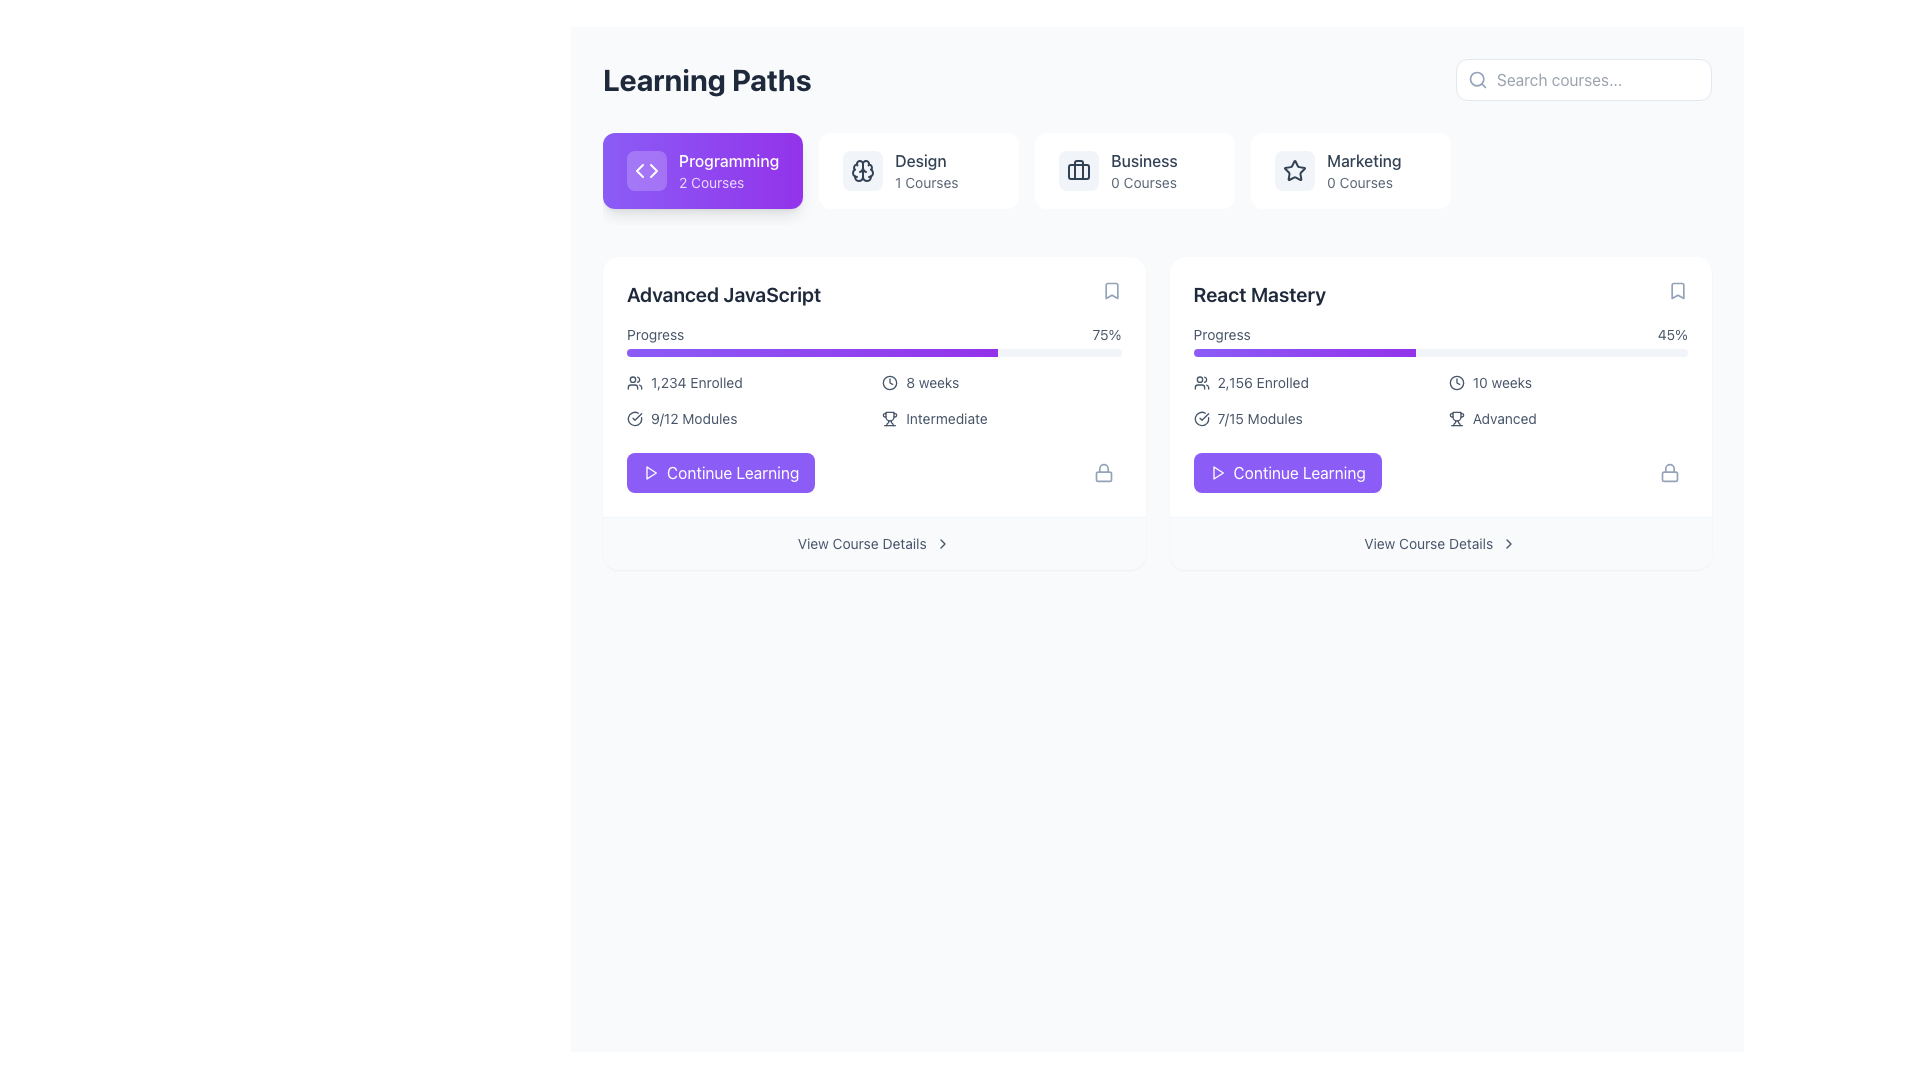 This screenshot has height=1080, width=1920. What do you see at coordinates (638, 169) in the screenshot?
I see `the left-pointing arrow SVG element in the highlighted 'Programming' section for interaction feedback` at bounding box center [638, 169].